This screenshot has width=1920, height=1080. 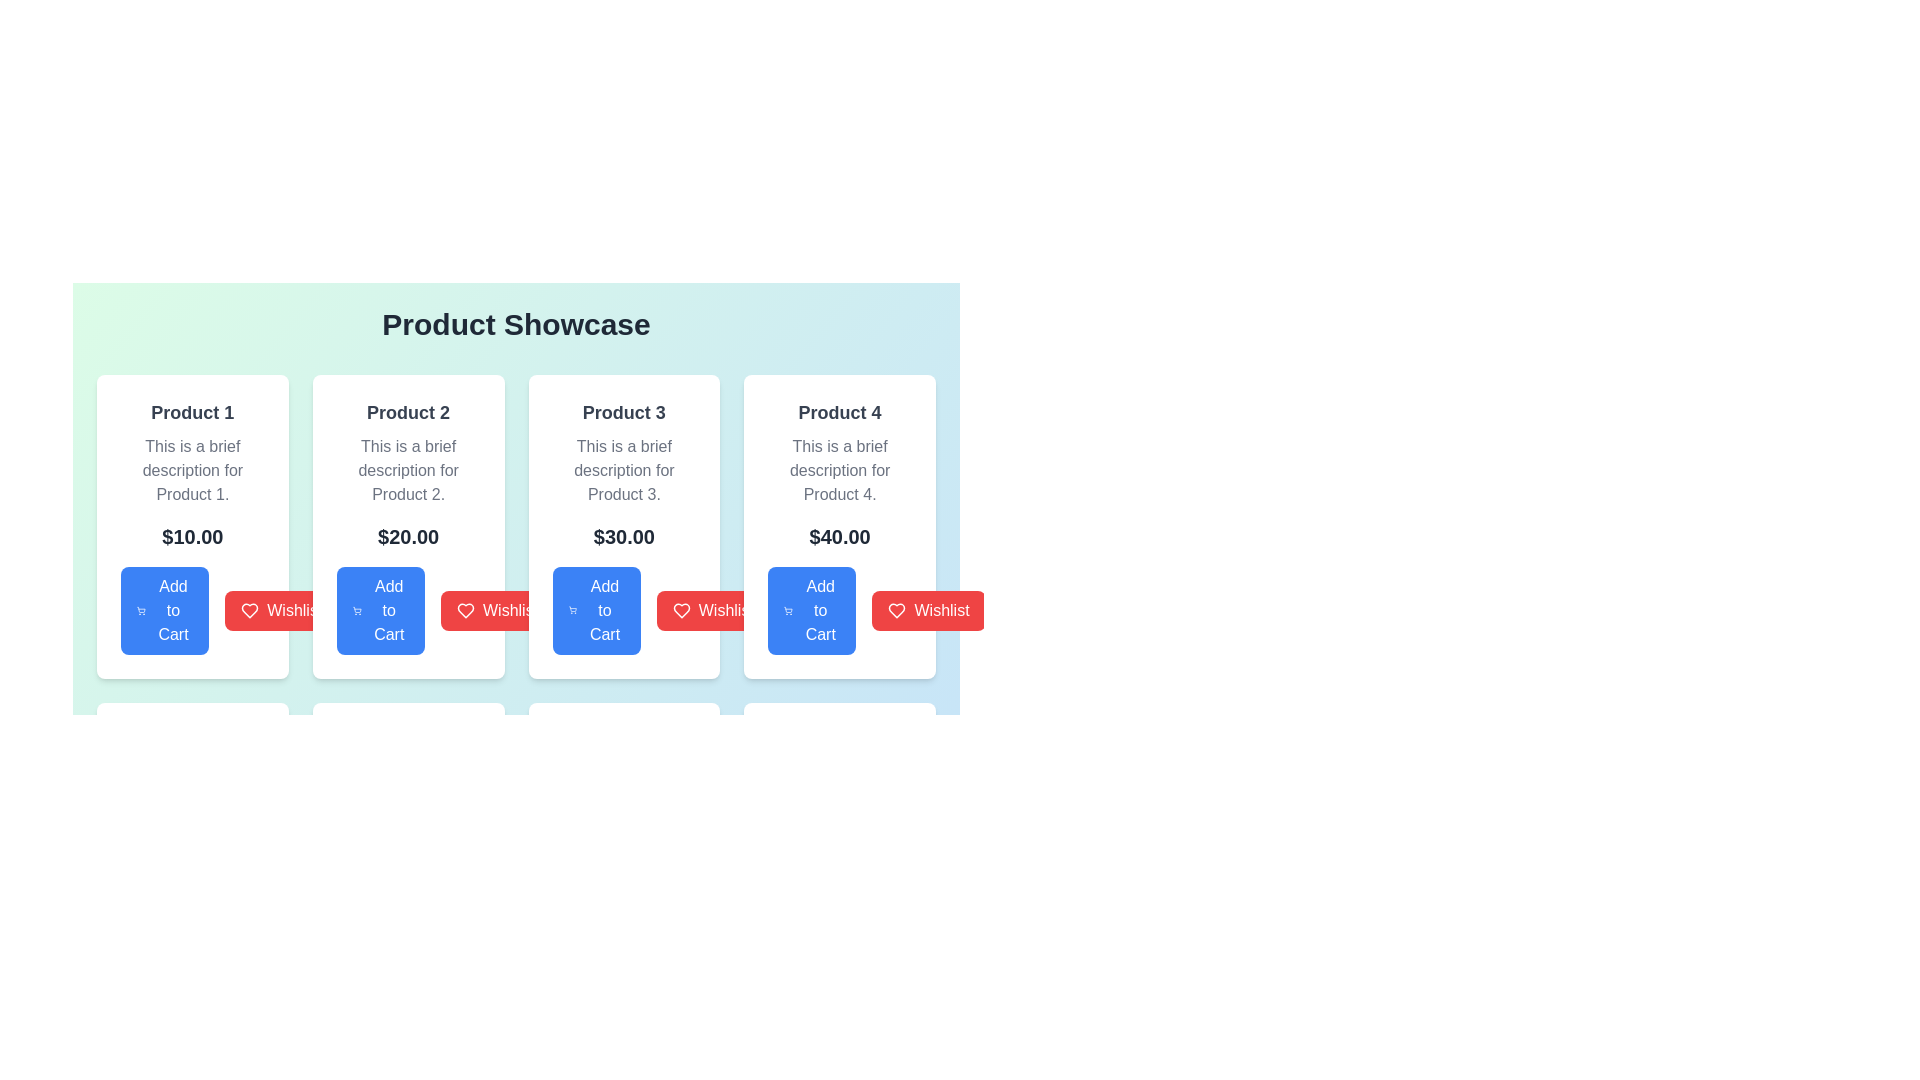 What do you see at coordinates (820, 609) in the screenshot?
I see `the 'Add to Cart' button, which is a blue rectangular button located at the bottom center of the fourth product card in a horizontal list, containing the text 'Add to Cart' and a shopping cart icon` at bounding box center [820, 609].